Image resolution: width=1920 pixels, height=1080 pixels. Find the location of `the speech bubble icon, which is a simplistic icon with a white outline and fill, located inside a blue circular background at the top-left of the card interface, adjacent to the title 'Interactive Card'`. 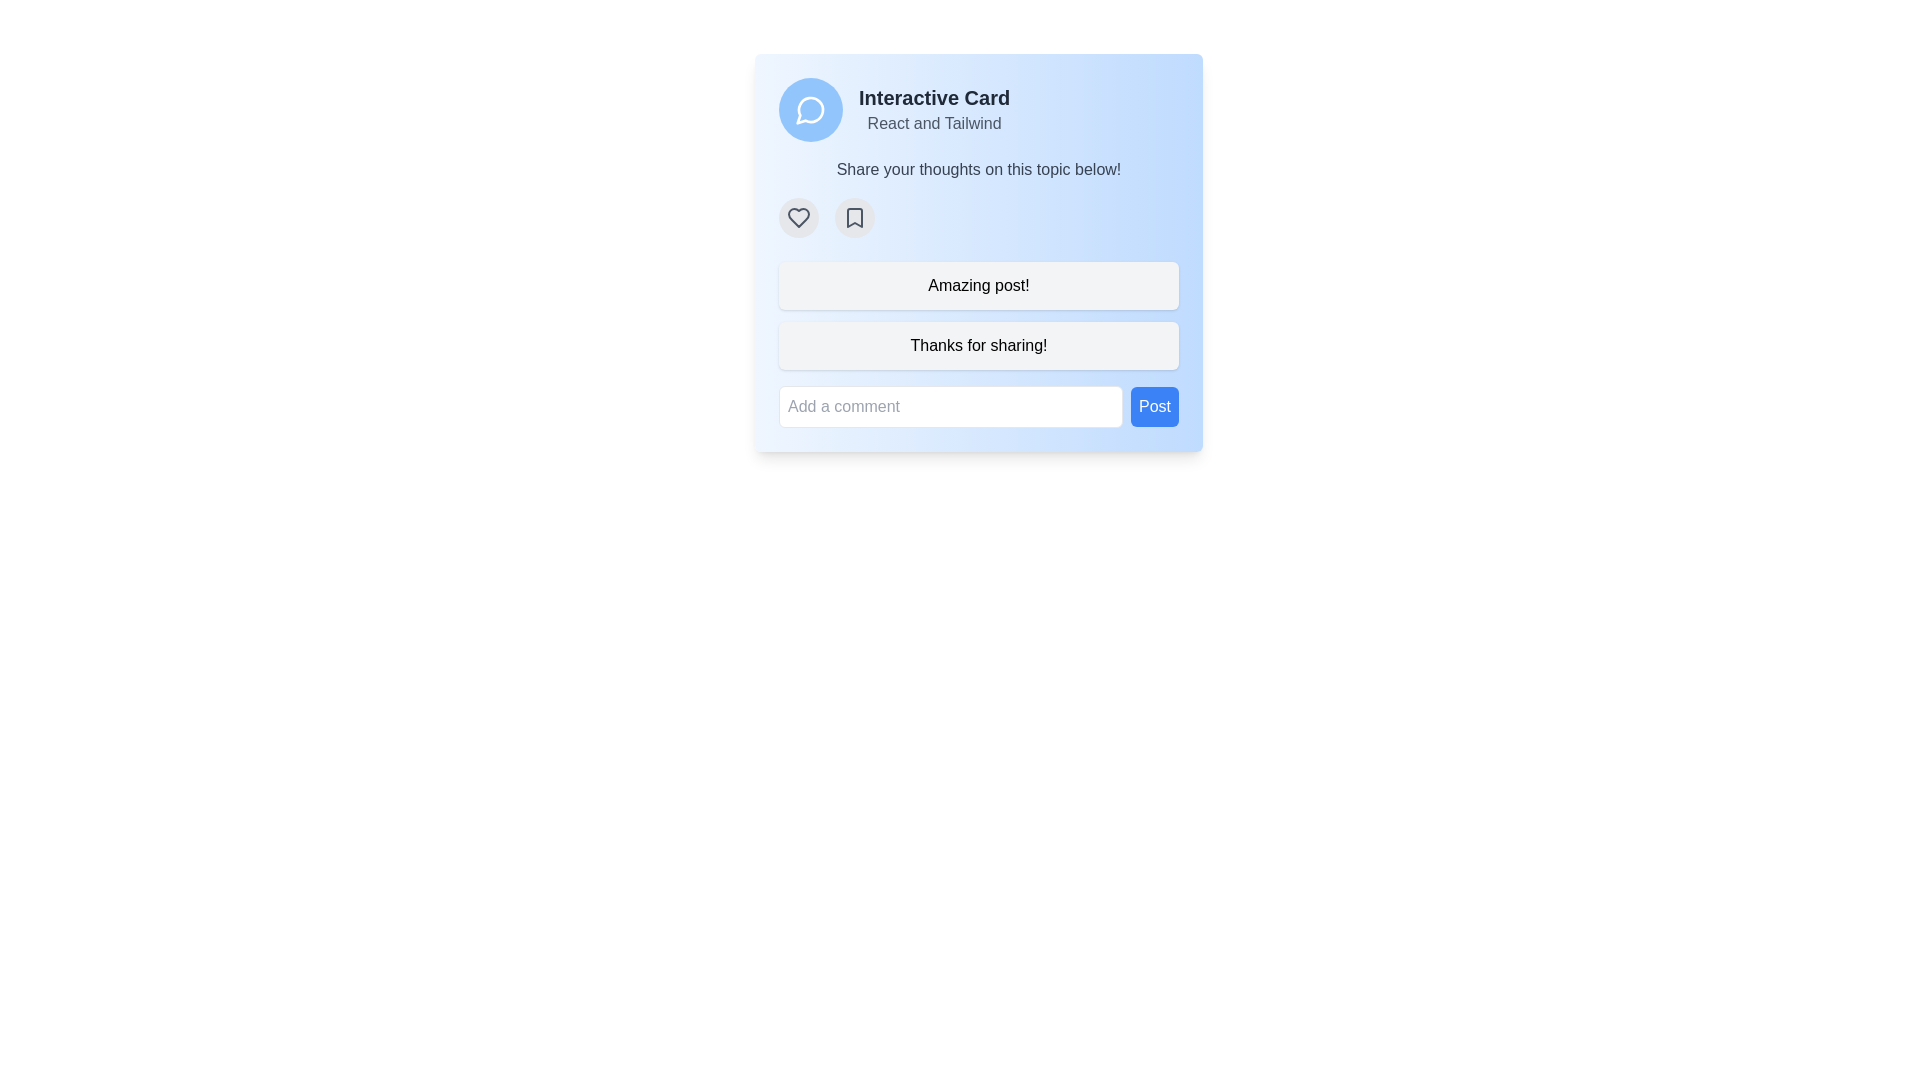

the speech bubble icon, which is a simplistic icon with a white outline and fill, located inside a blue circular background at the top-left of the card interface, adjacent to the title 'Interactive Card' is located at coordinates (811, 110).